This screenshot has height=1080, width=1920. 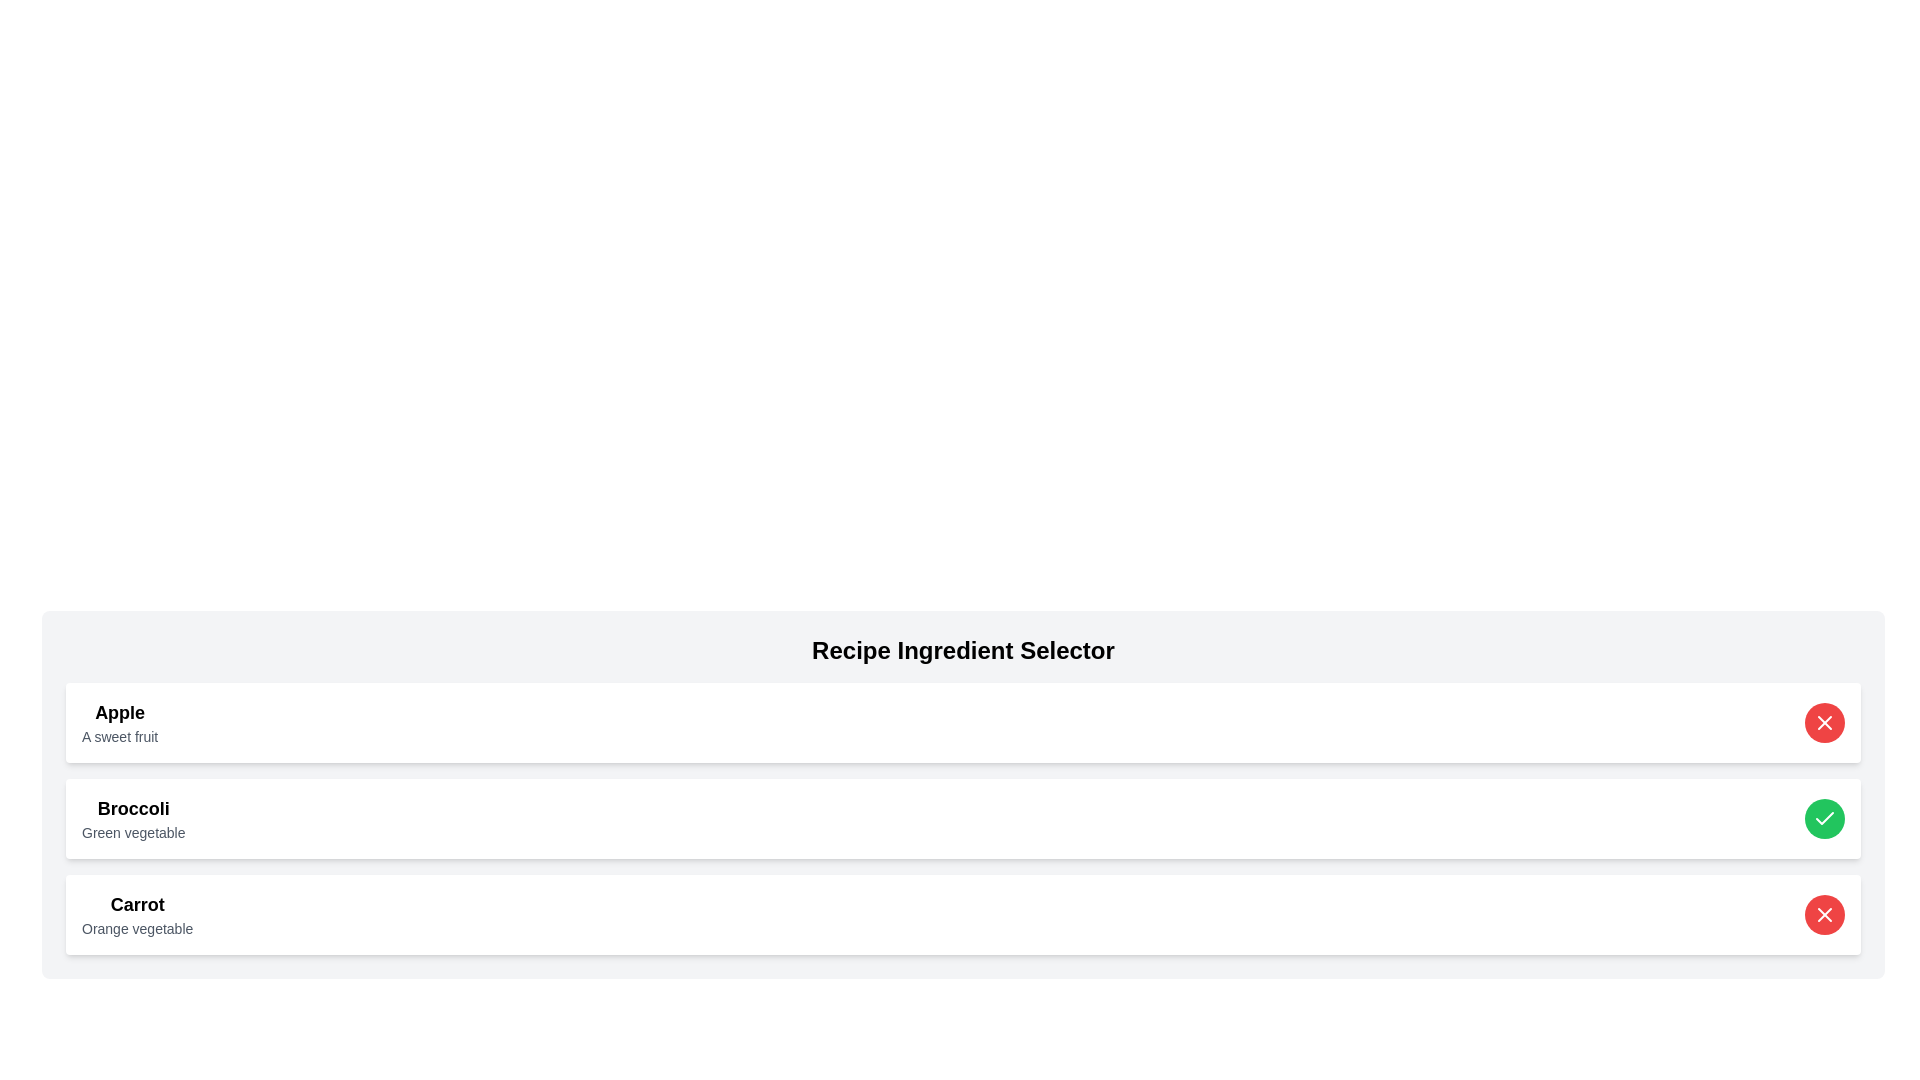 What do you see at coordinates (1824, 722) in the screenshot?
I see `the red diagonal cross-shaped icon located at the far right of the 'Apple' list item` at bounding box center [1824, 722].